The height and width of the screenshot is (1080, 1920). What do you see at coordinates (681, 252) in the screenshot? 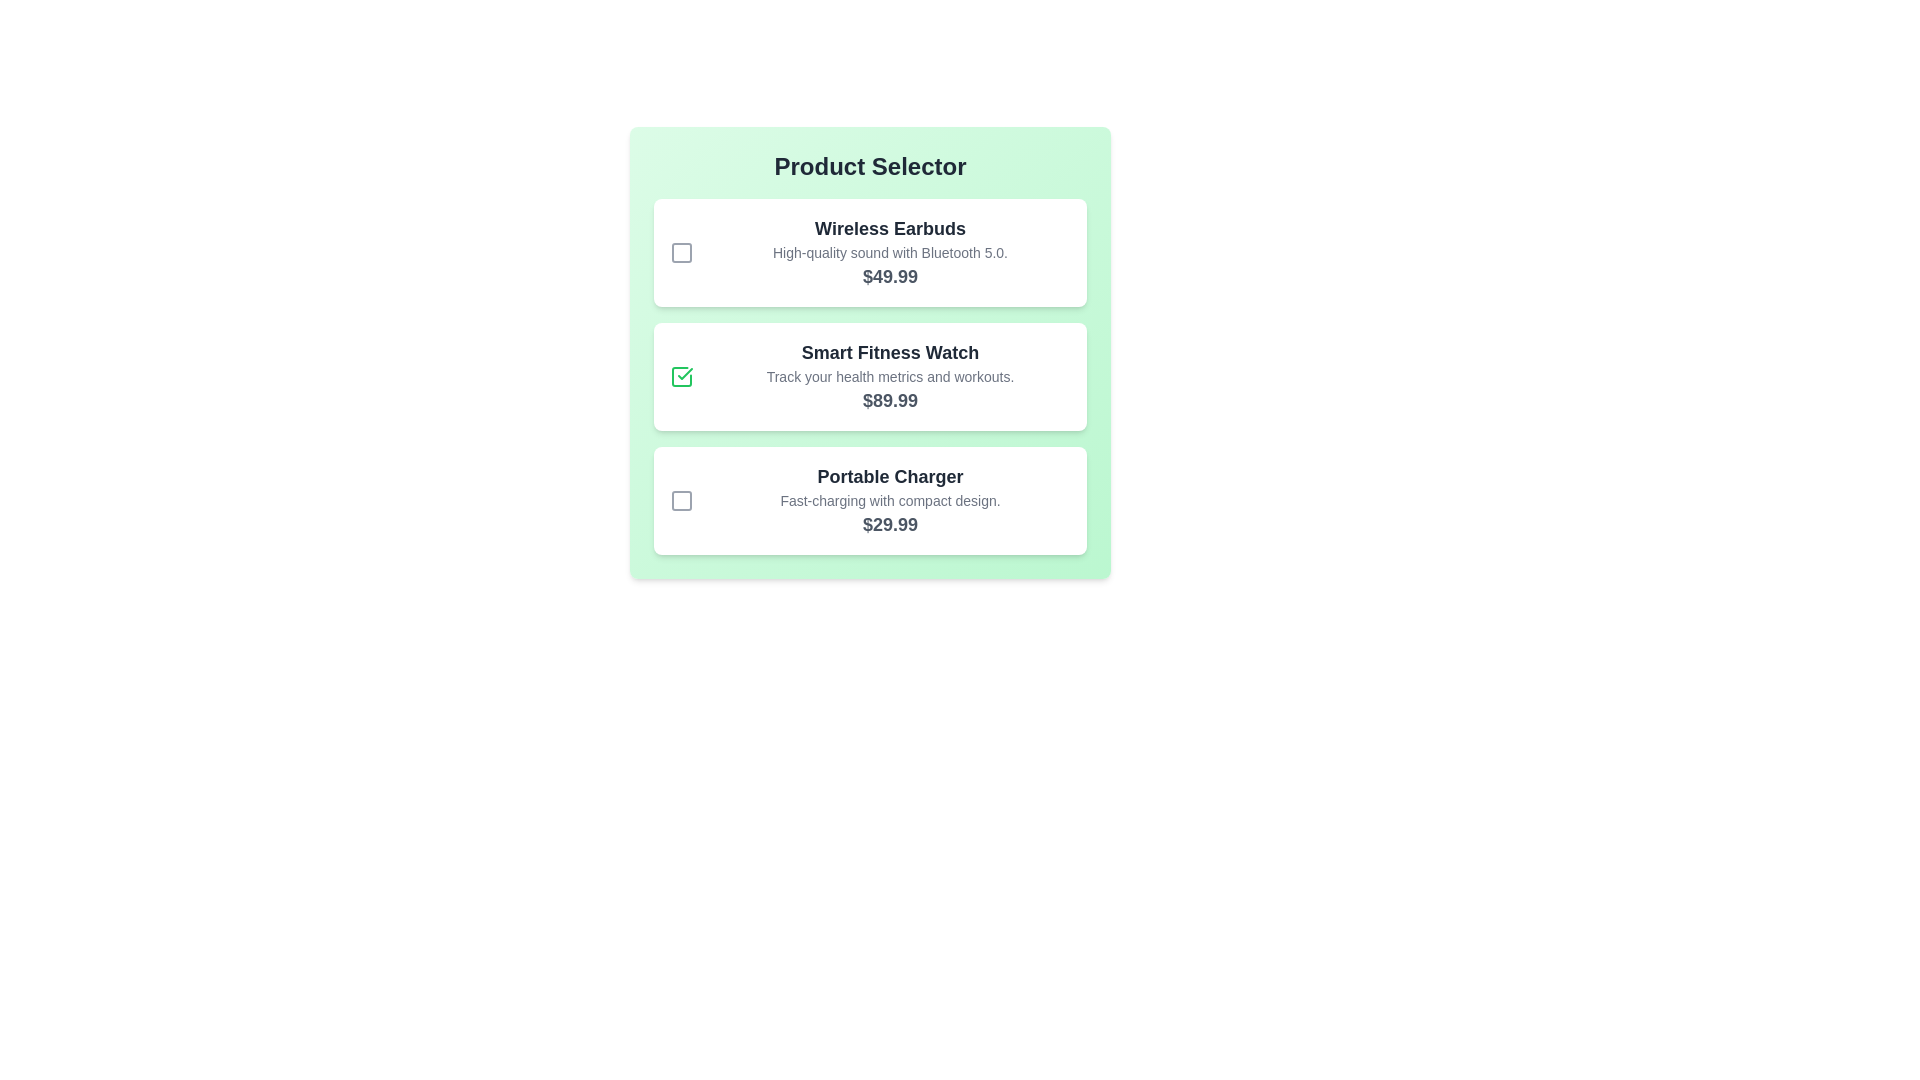
I see `the product Wireless Earbuds by clicking its checkbox` at bounding box center [681, 252].